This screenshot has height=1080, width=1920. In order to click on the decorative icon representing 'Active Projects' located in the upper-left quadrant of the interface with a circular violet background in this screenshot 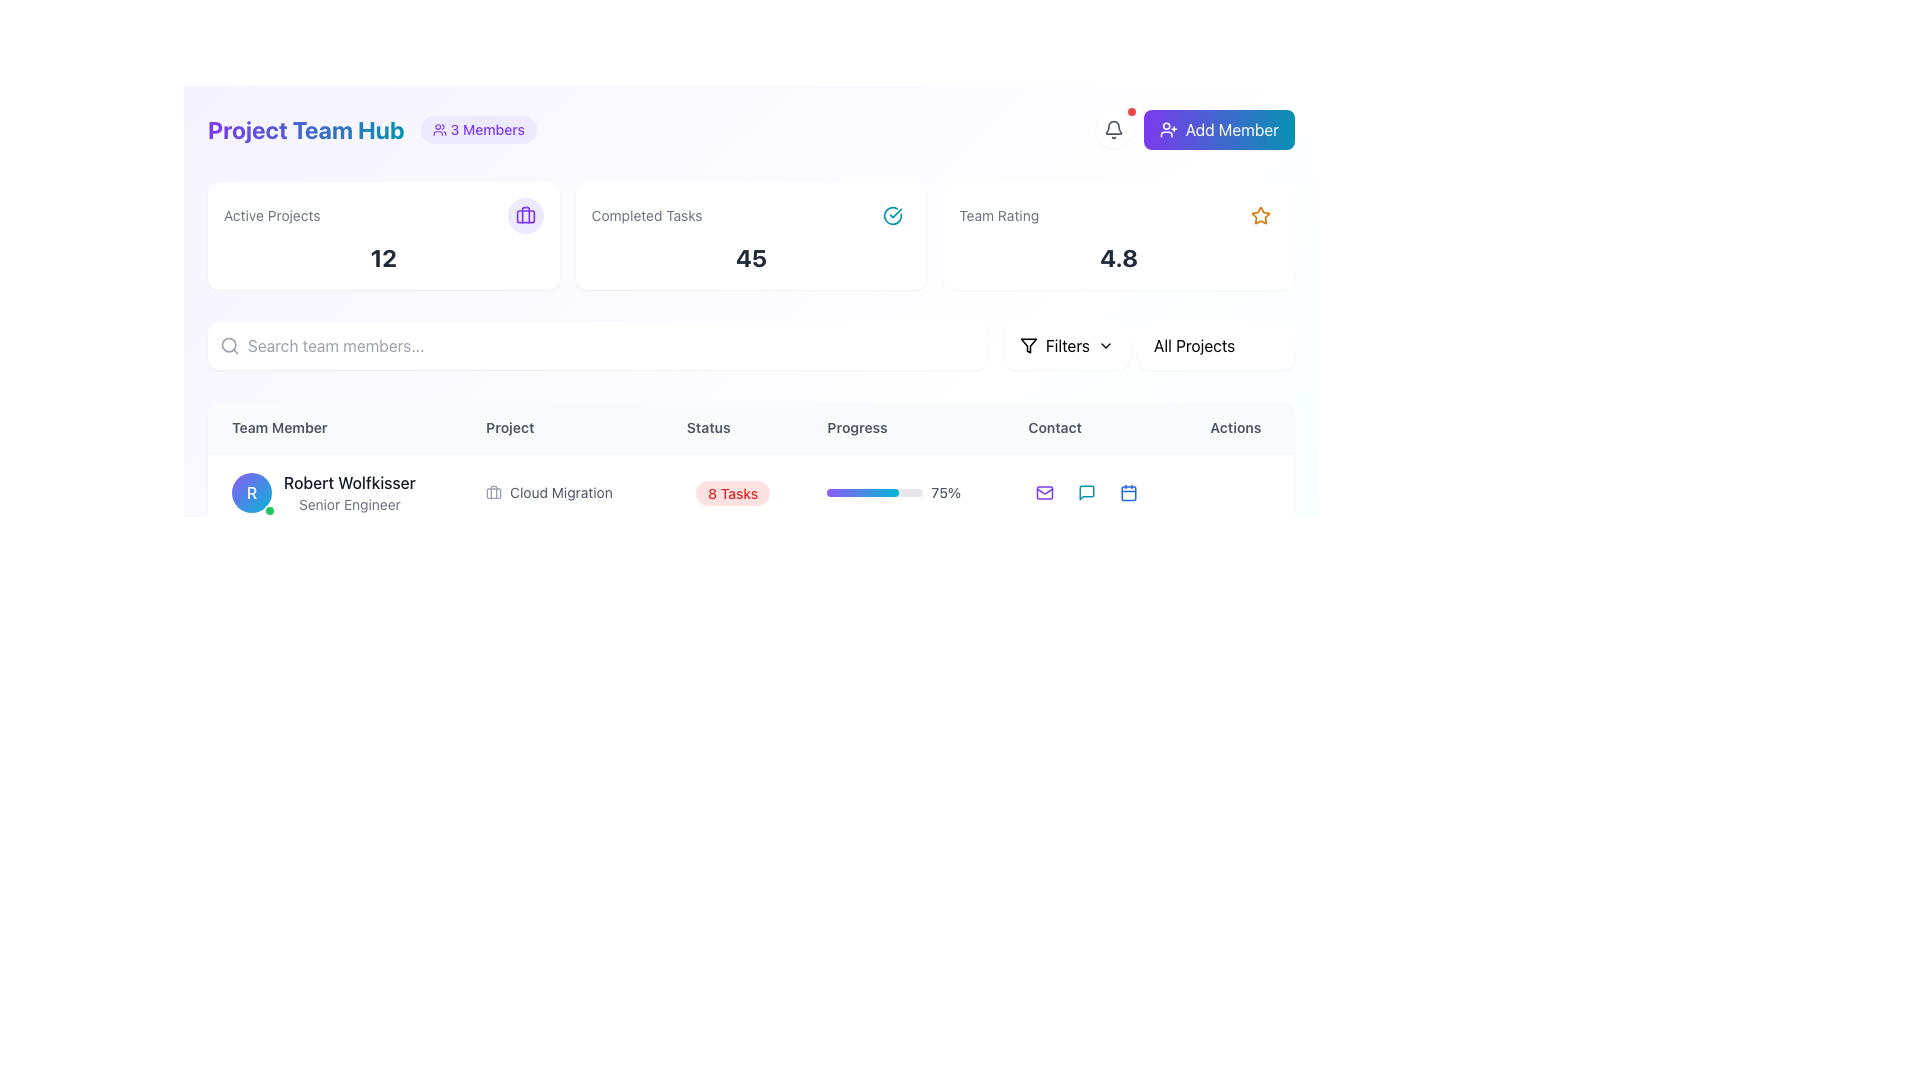, I will do `click(525, 216)`.